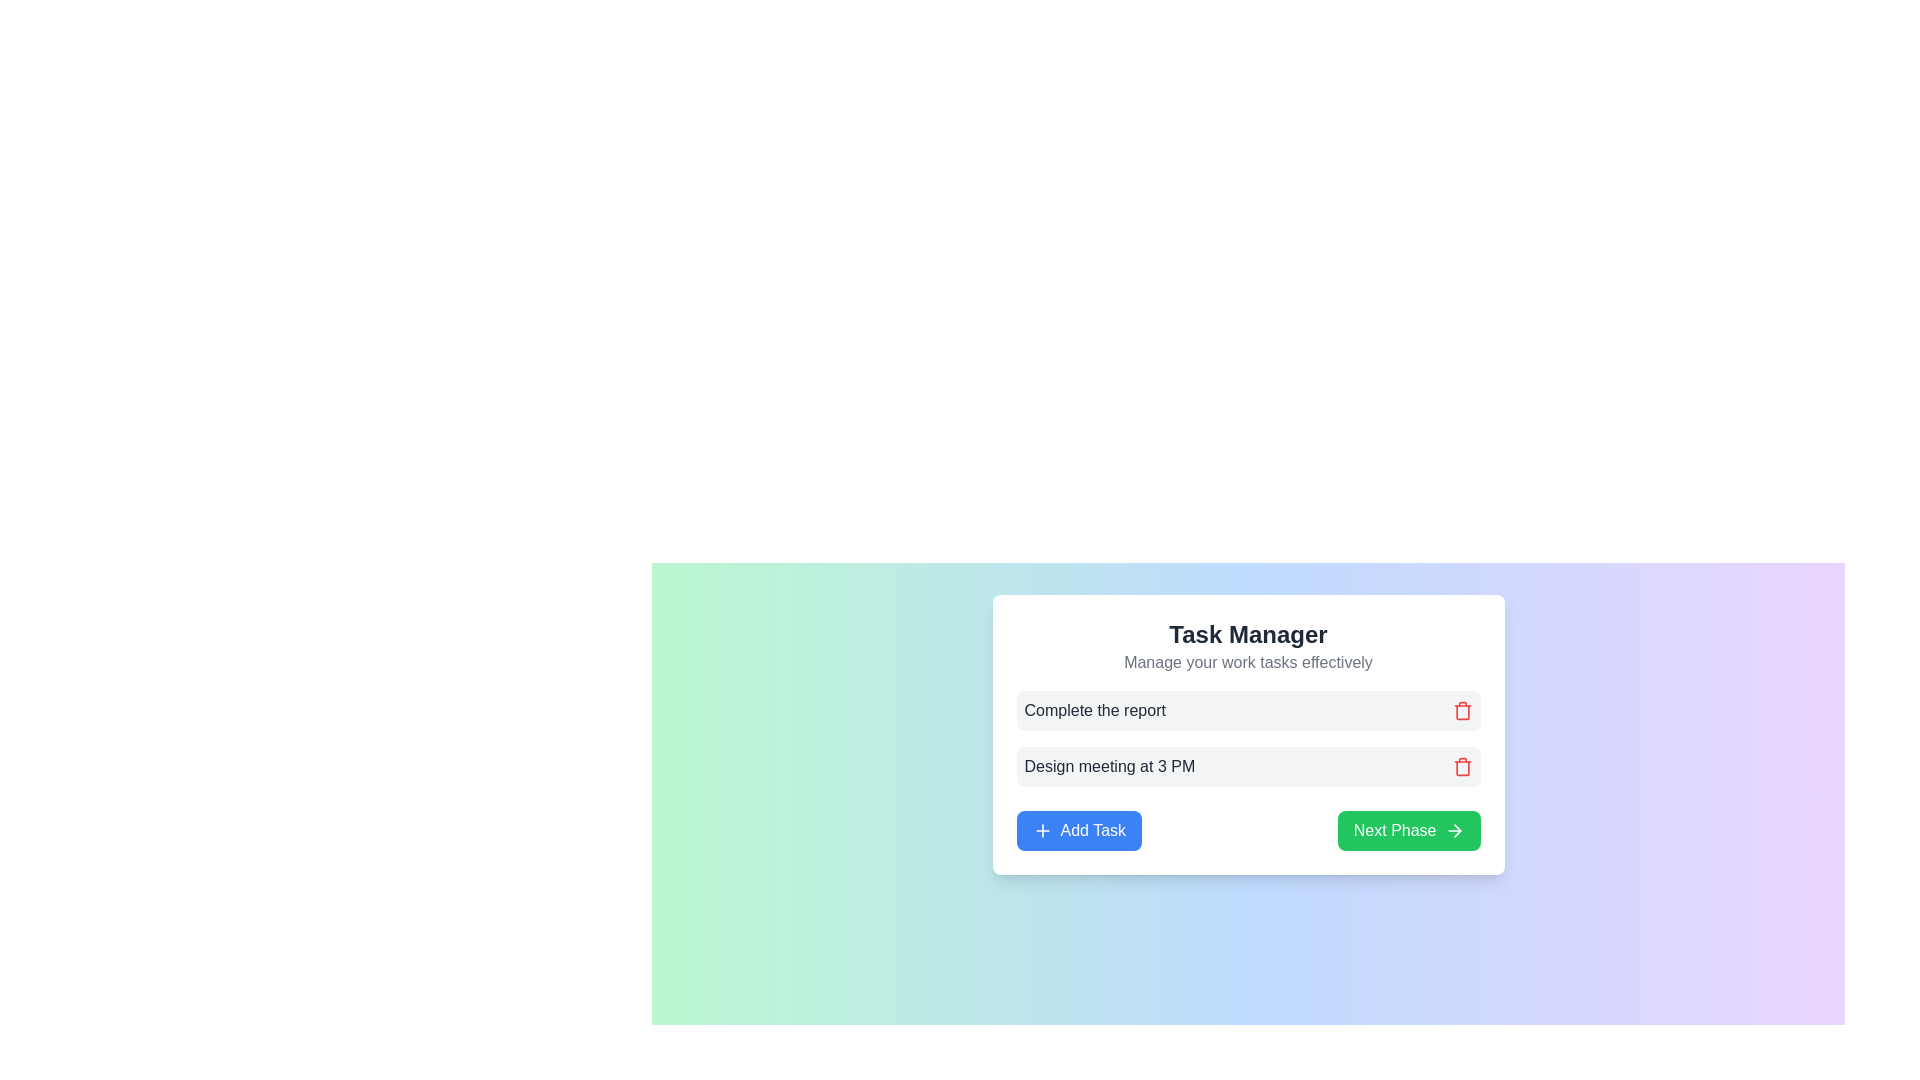 The width and height of the screenshot is (1920, 1080). I want to click on the text 'Add Task' on the blue button, which has rounded corners and a '+' icon preceding it, so click(1092, 830).